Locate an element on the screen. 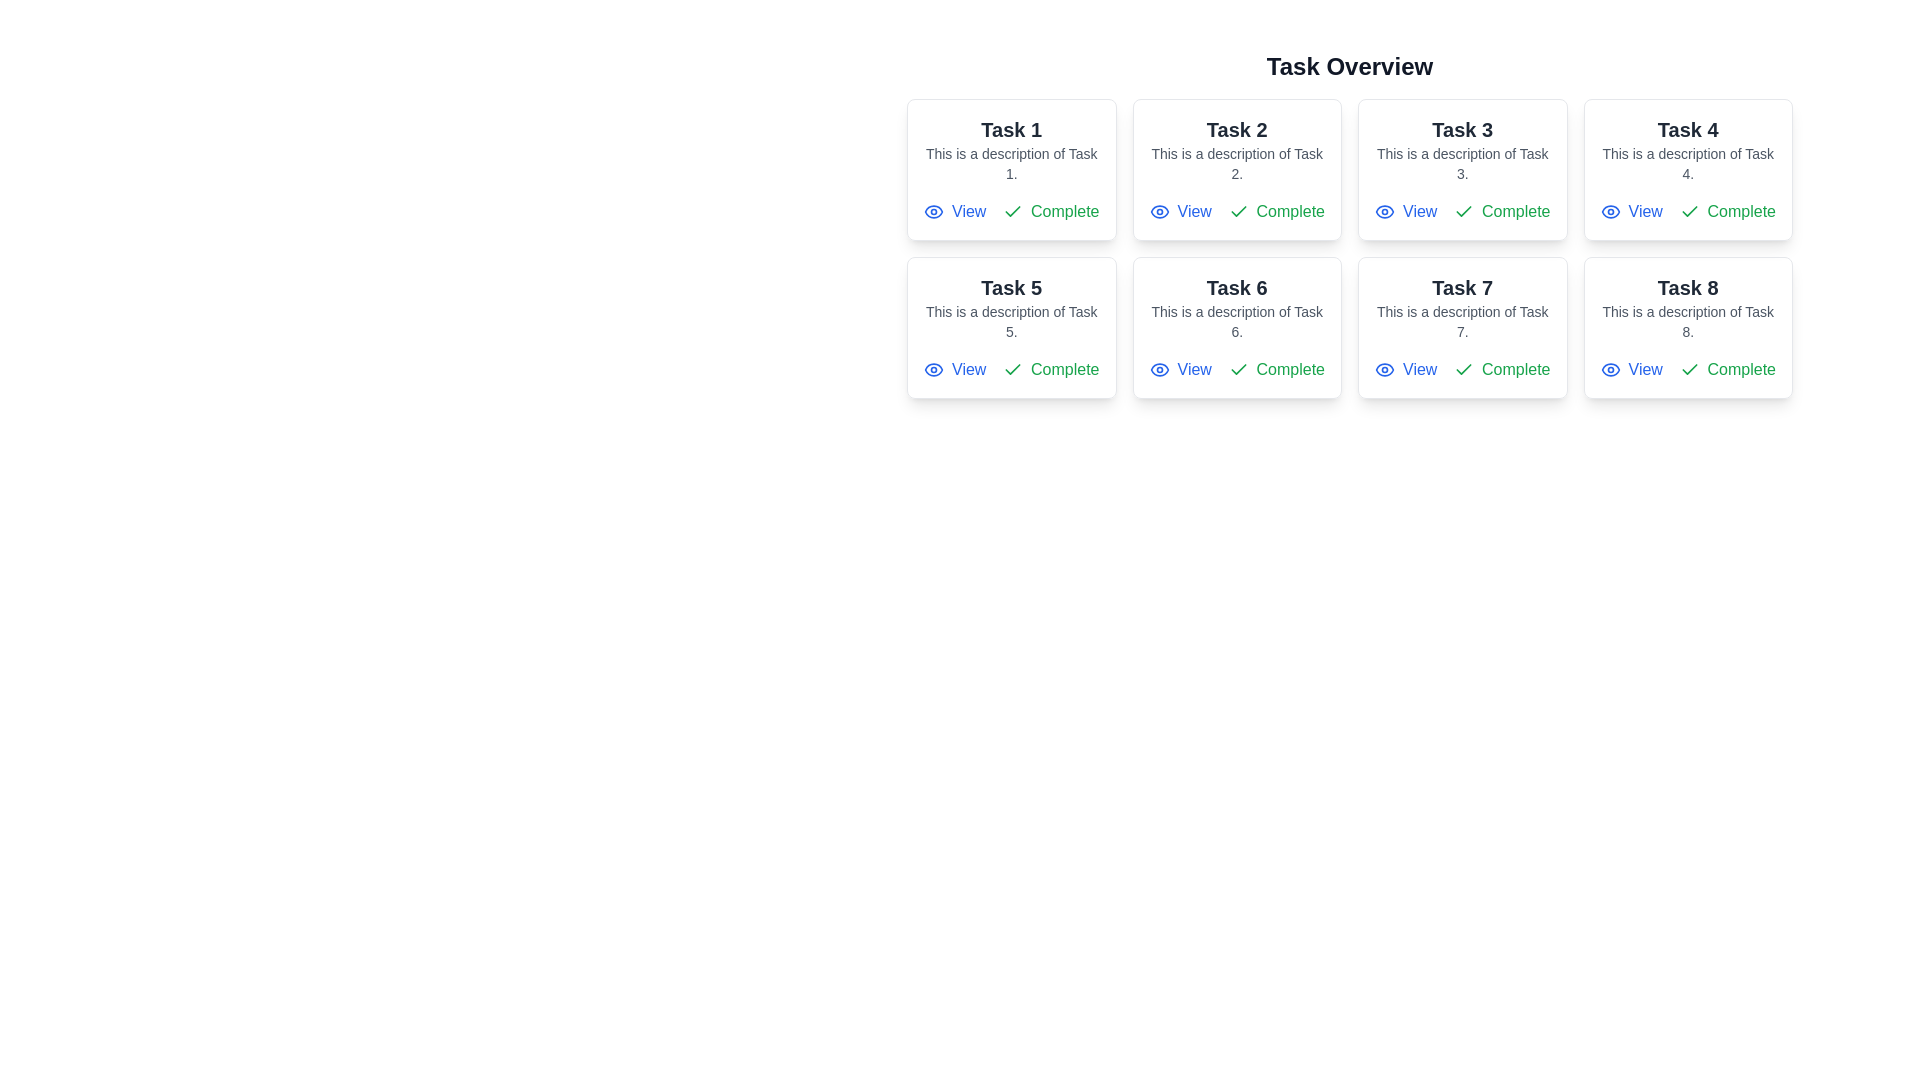 This screenshot has height=1080, width=1920. the green checkmark icon indicating task completion for 'Task 1', located between the 'View' blue icon and the 'Complete' green text is located at coordinates (1012, 212).